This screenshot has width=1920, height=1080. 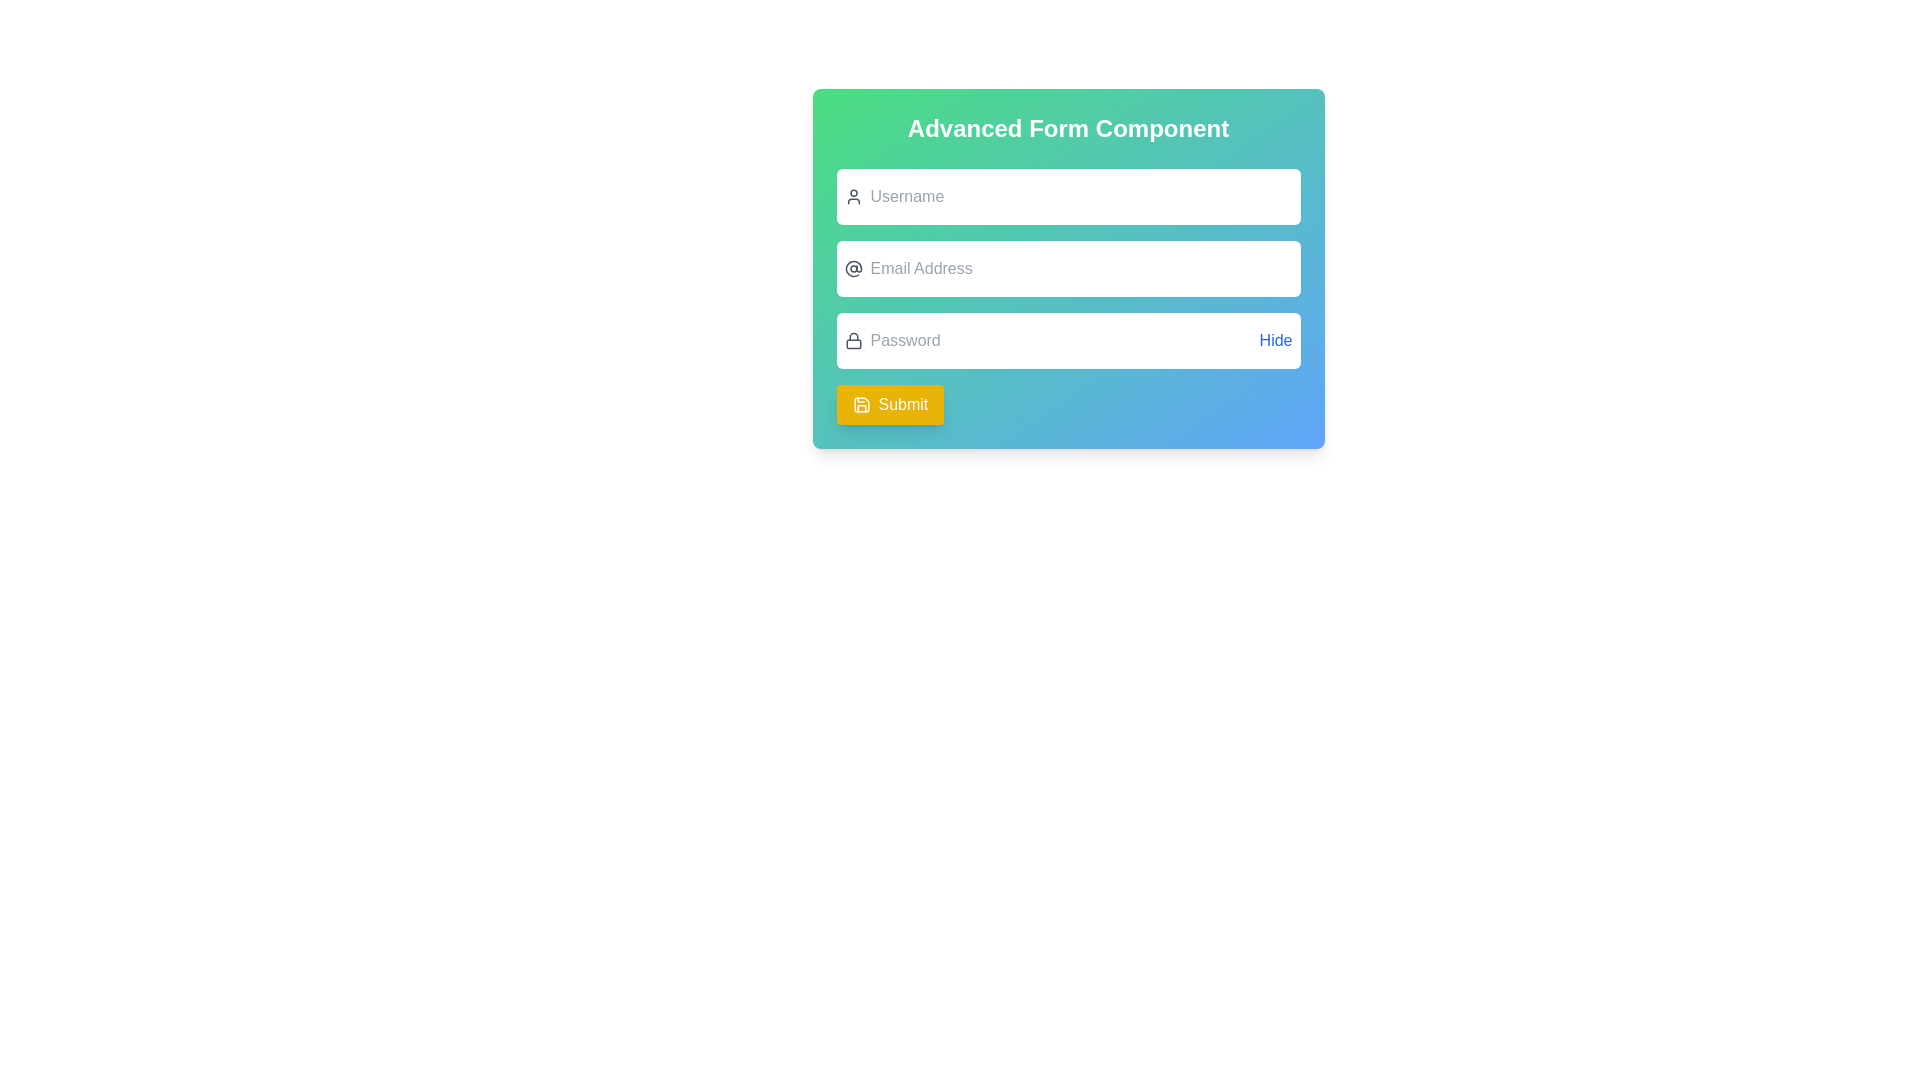 What do you see at coordinates (853, 268) in the screenshot?
I see `the decorative icon indicating the email input field, located on the left side of the email input area` at bounding box center [853, 268].